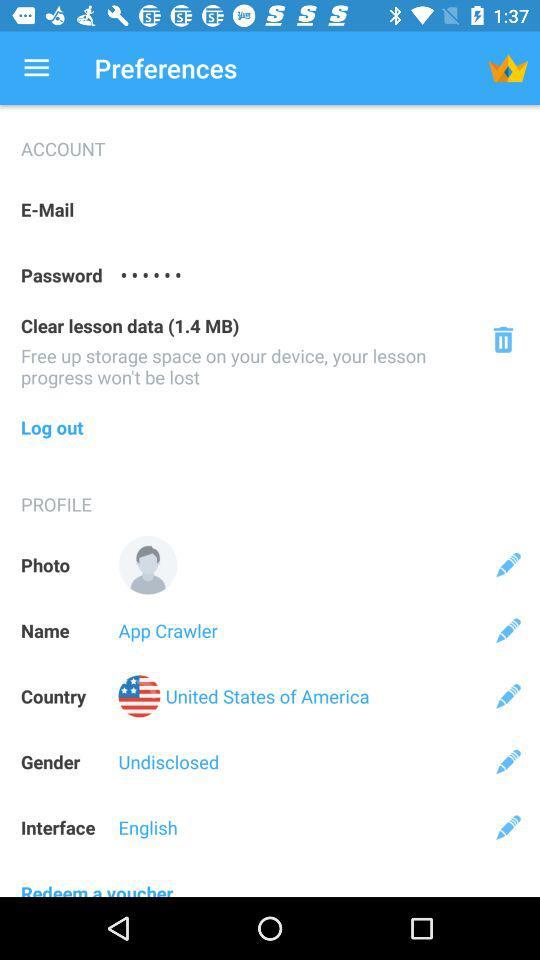 Image resolution: width=540 pixels, height=960 pixels. I want to click on the redeem a voucher icon, so click(270, 877).